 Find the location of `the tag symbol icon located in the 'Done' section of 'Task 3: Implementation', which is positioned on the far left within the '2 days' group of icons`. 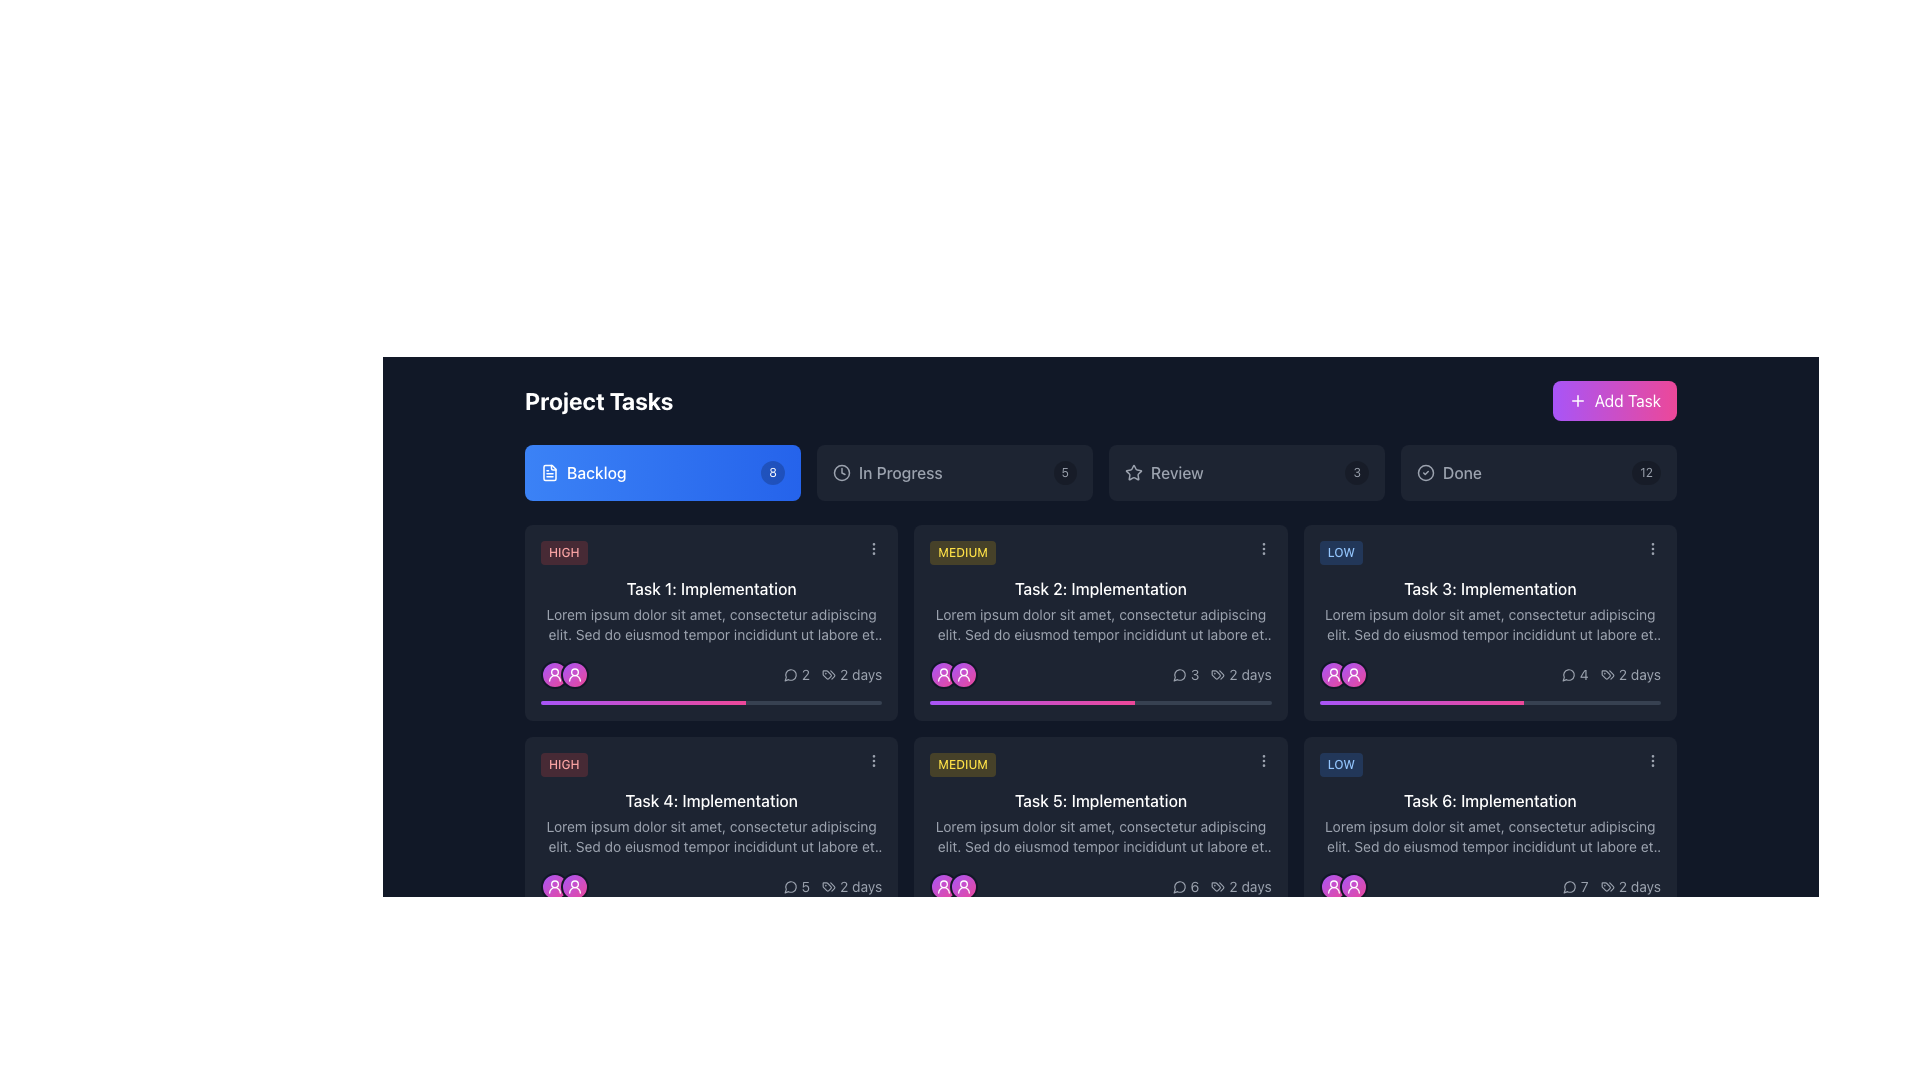

the tag symbol icon located in the 'Done' section of 'Task 3: Implementation', which is positioned on the far left within the '2 days' group of icons is located at coordinates (1607, 675).